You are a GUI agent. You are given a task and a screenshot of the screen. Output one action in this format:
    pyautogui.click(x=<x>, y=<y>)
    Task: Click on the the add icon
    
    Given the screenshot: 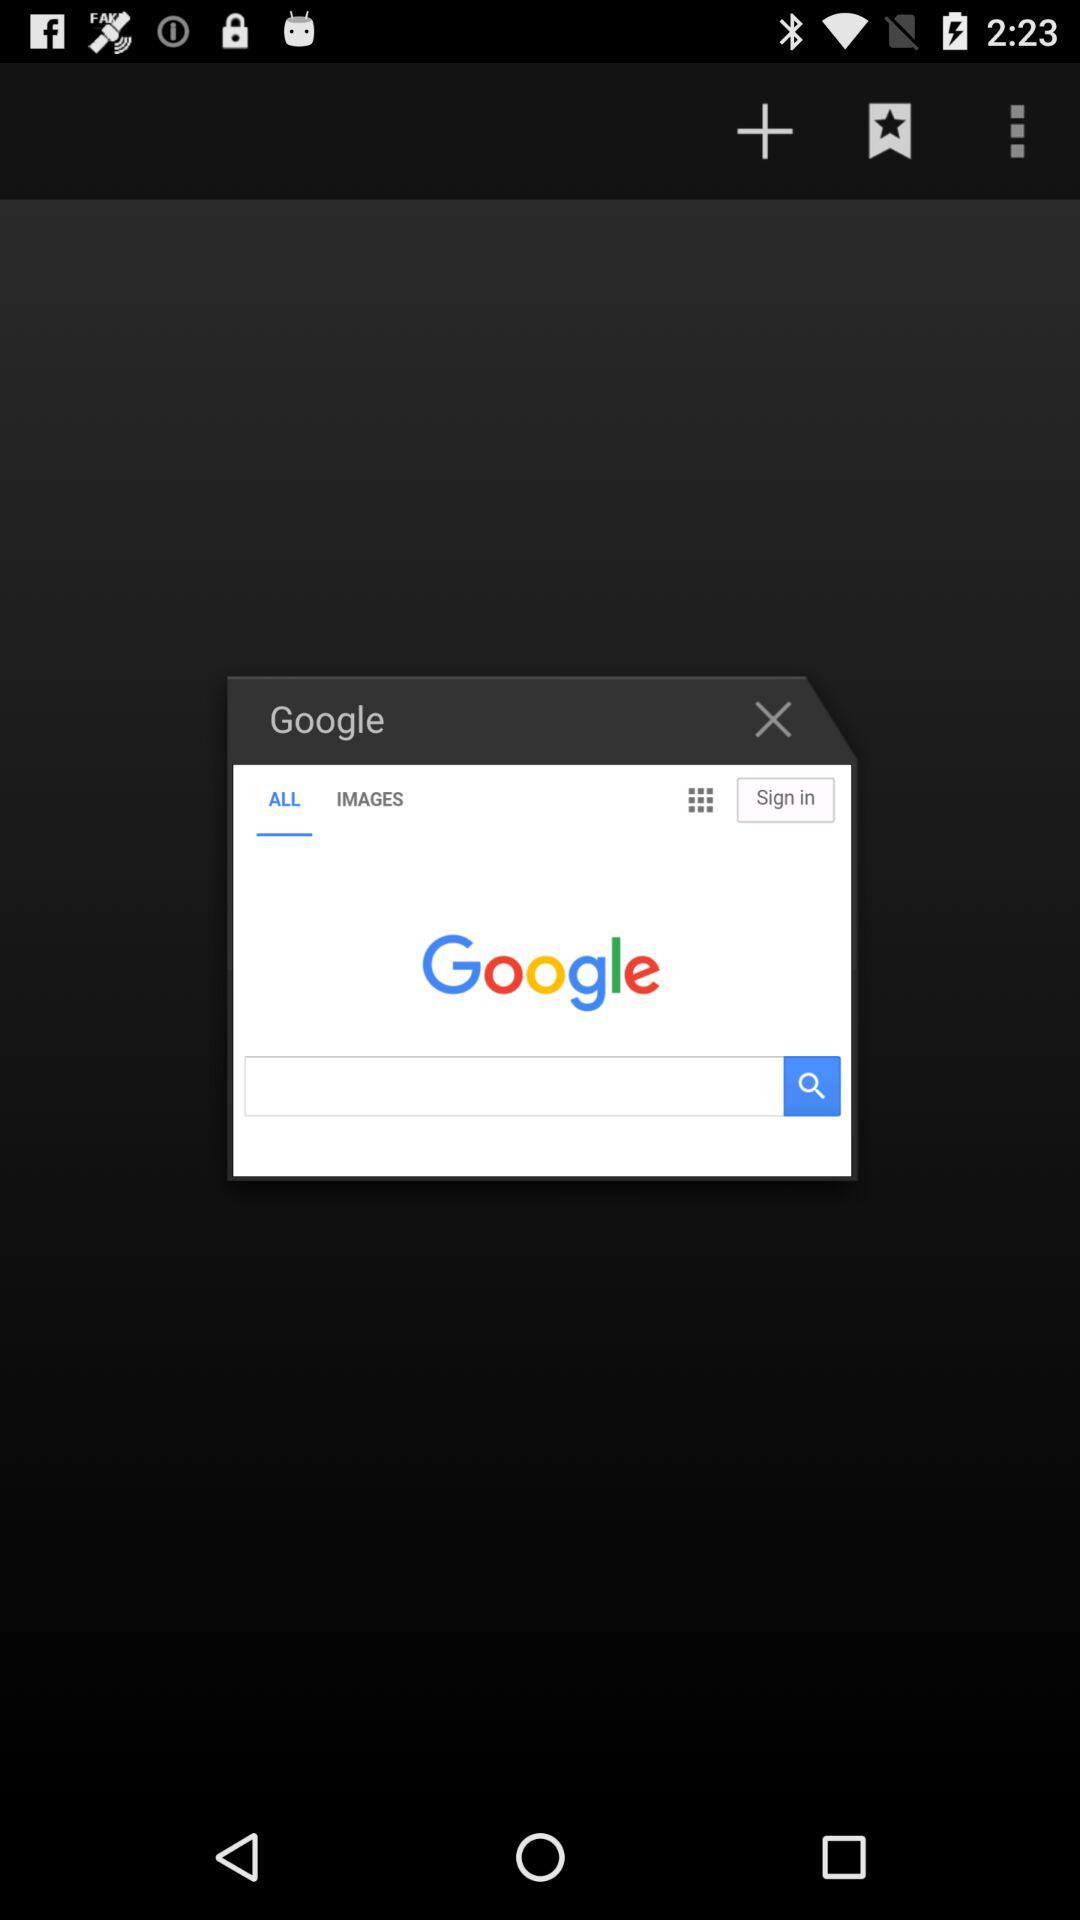 What is the action you would take?
    pyautogui.click(x=764, y=139)
    